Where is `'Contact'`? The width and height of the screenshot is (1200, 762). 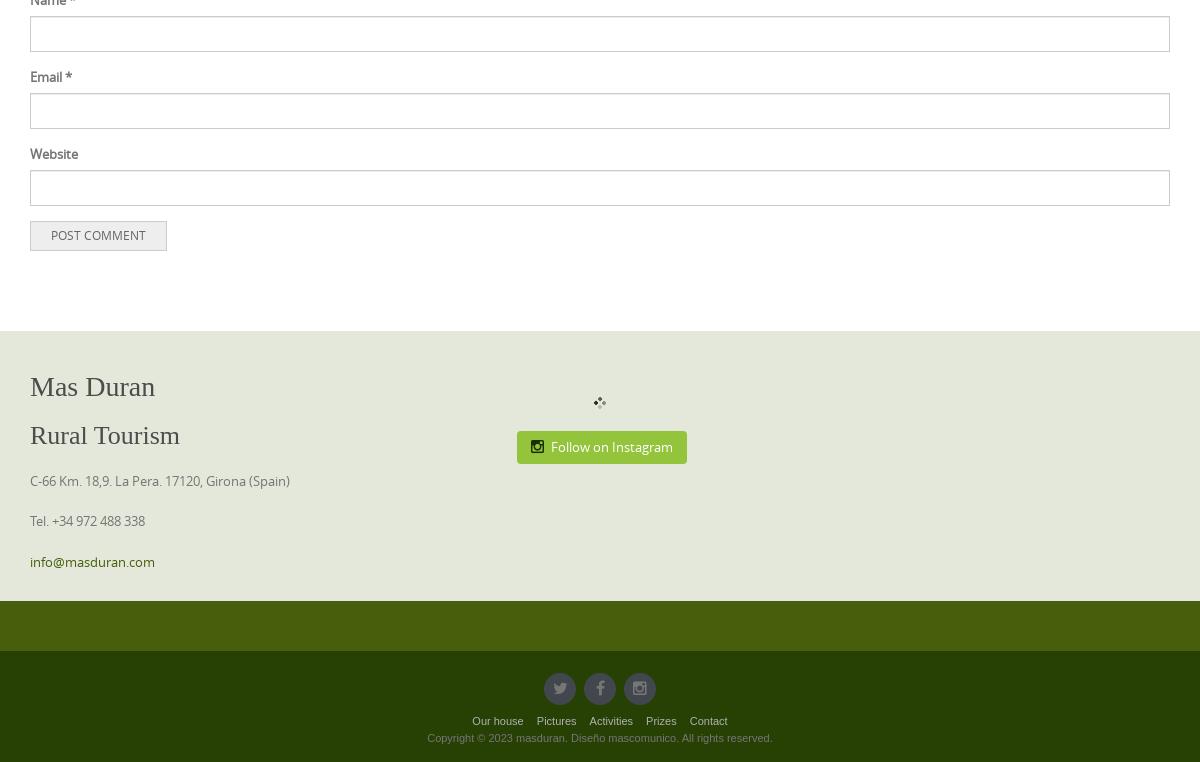 'Contact' is located at coordinates (708, 720).